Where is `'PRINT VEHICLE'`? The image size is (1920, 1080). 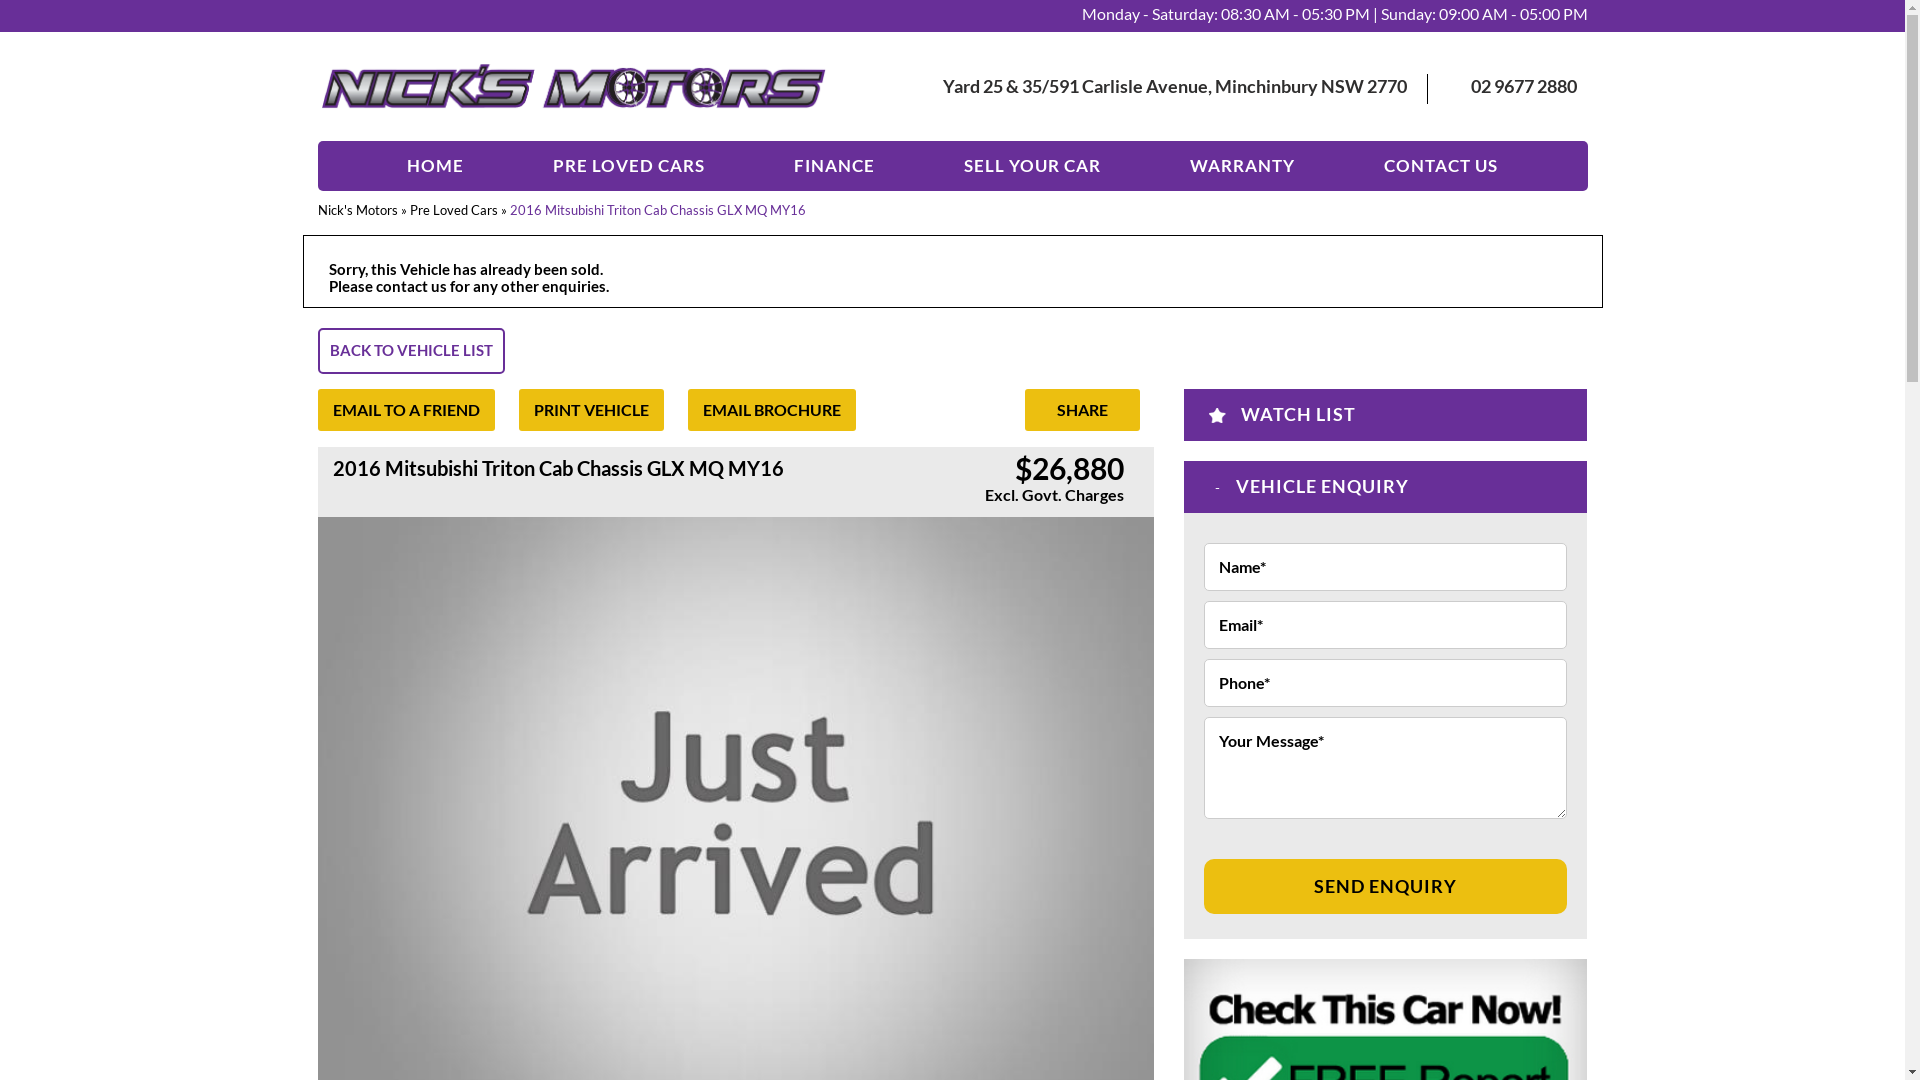
'PRINT VEHICLE' is located at coordinates (589, 409).